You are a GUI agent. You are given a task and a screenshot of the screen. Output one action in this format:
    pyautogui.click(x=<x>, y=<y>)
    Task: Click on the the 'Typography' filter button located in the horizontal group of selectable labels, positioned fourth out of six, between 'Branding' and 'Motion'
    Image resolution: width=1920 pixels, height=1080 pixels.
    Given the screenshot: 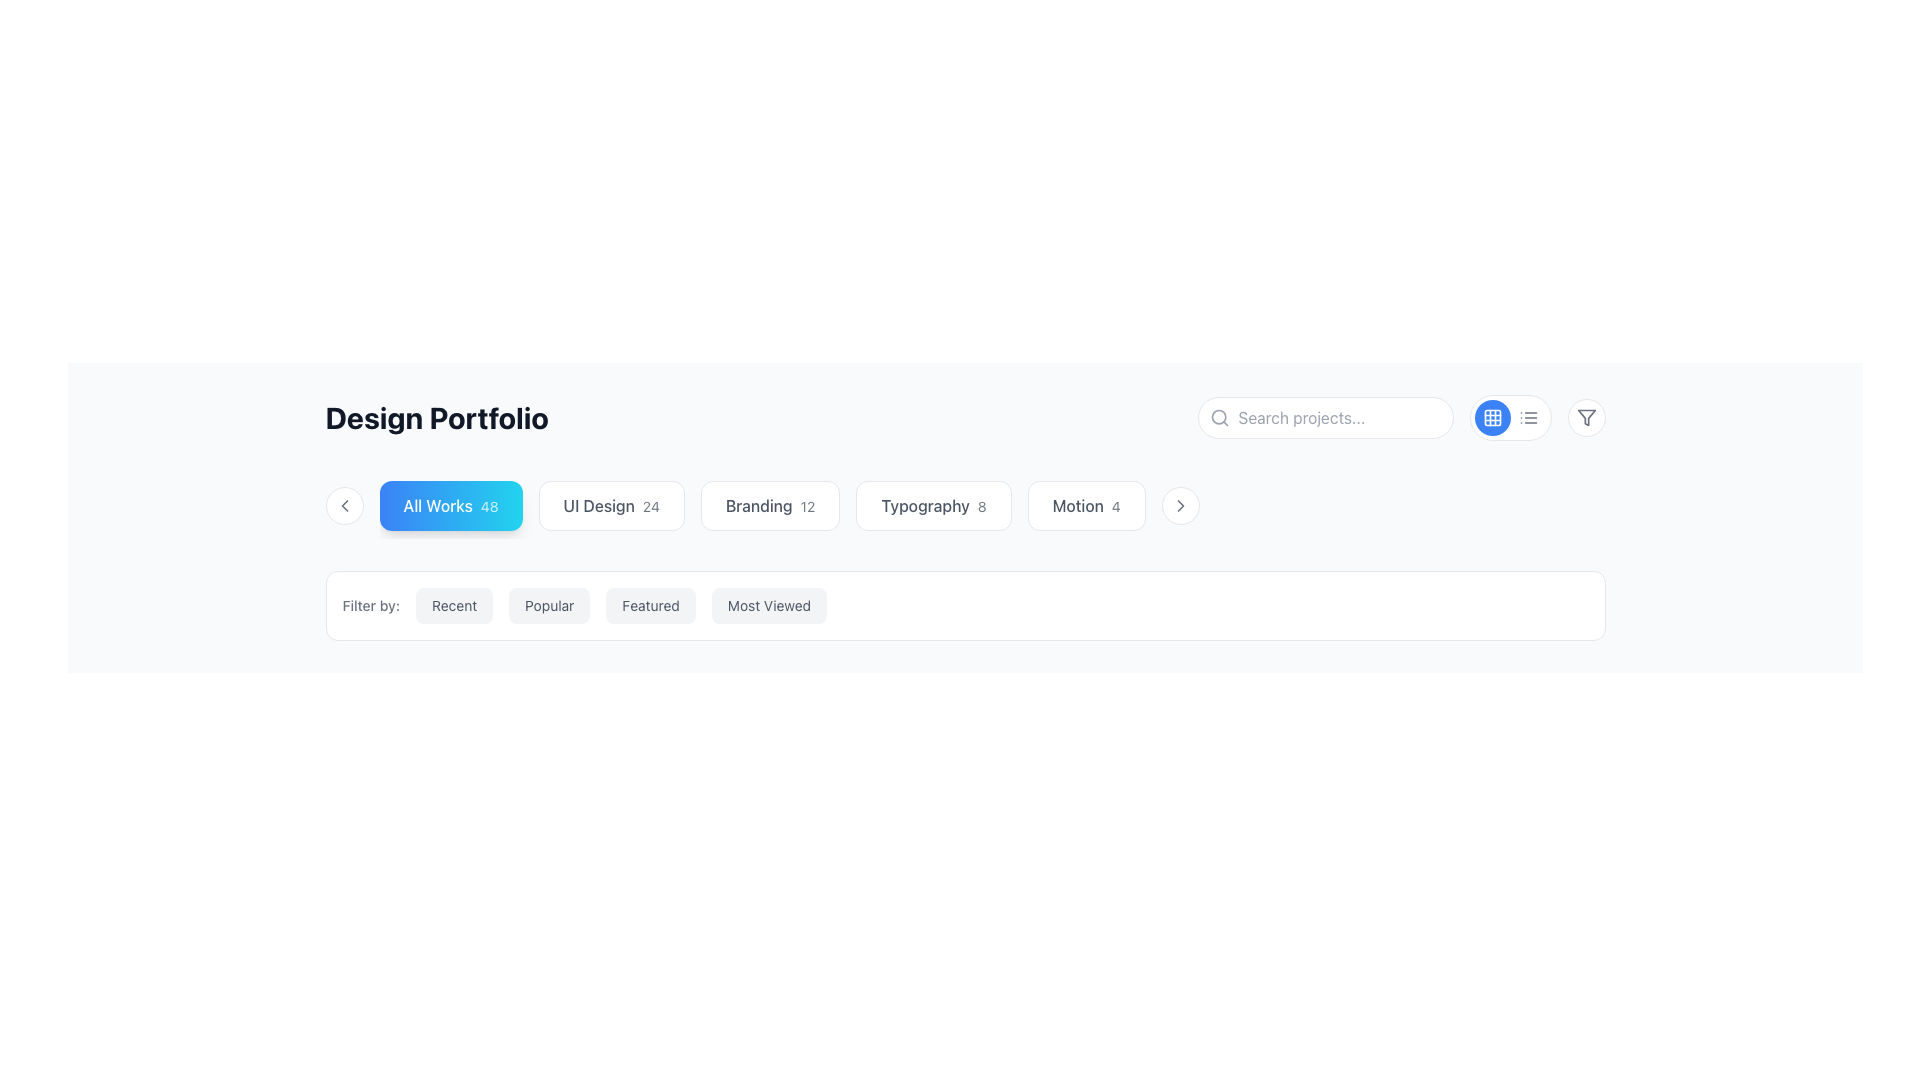 What is the action you would take?
    pyautogui.click(x=965, y=504)
    